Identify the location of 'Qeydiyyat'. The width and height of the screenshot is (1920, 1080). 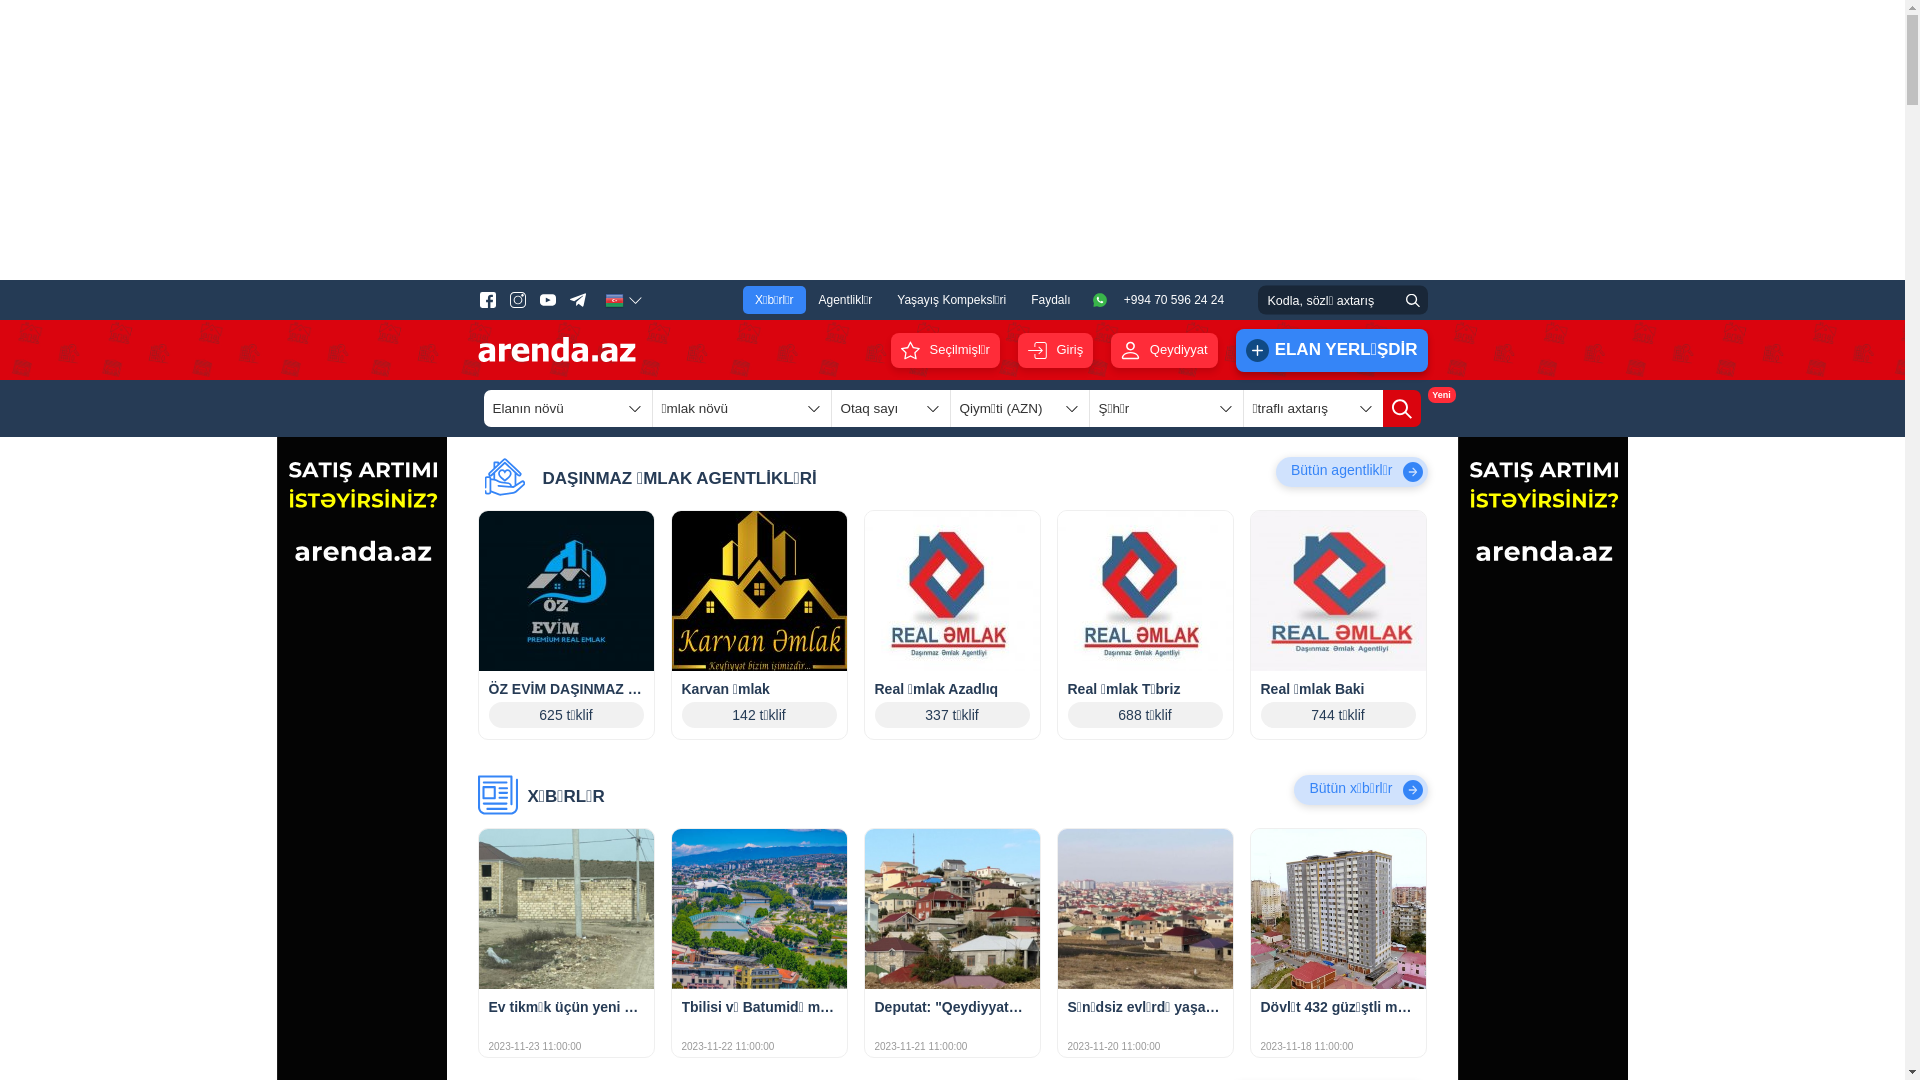
(1163, 348).